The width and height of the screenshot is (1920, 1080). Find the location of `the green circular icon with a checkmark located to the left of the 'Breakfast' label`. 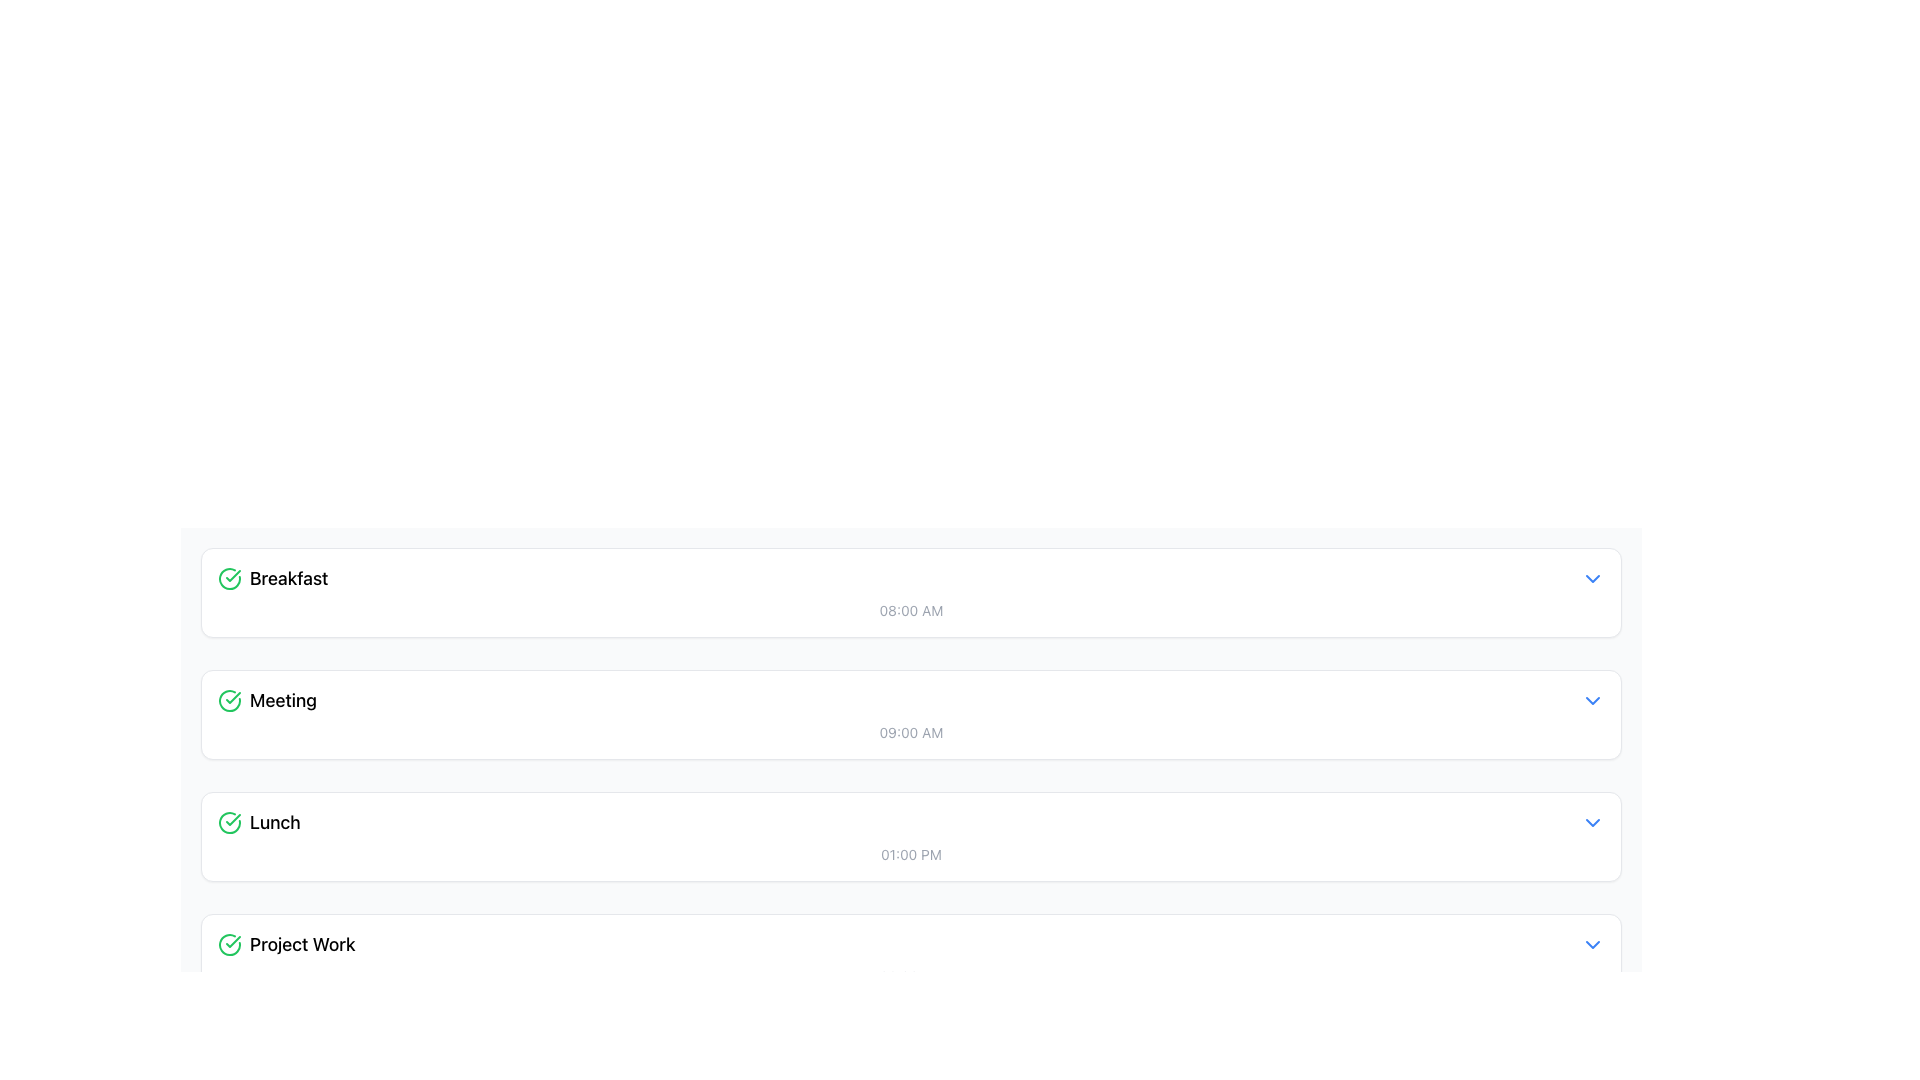

the green circular icon with a checkmark located to the left of the 'Breakfast' label is located at coordinates (230, 578).